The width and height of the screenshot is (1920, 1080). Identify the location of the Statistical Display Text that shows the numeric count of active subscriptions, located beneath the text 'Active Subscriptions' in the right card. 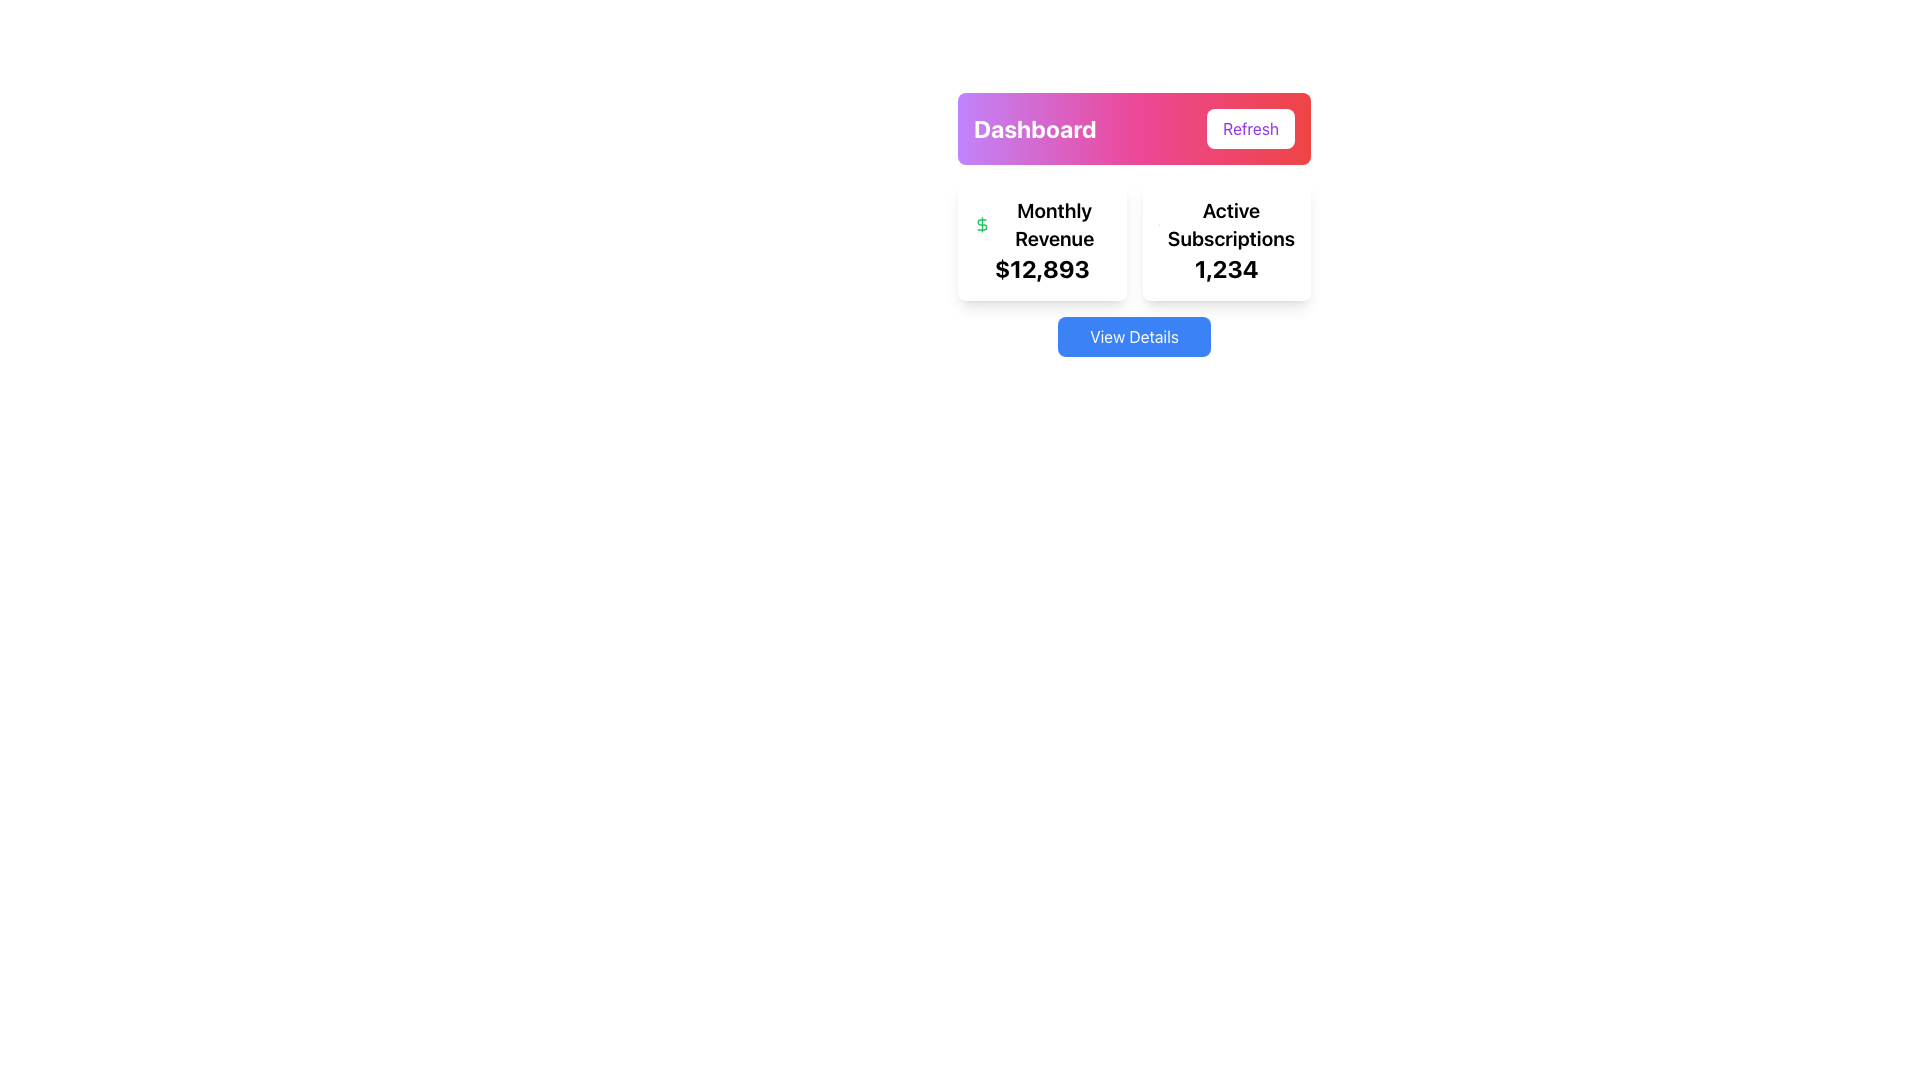
(1225, 268).